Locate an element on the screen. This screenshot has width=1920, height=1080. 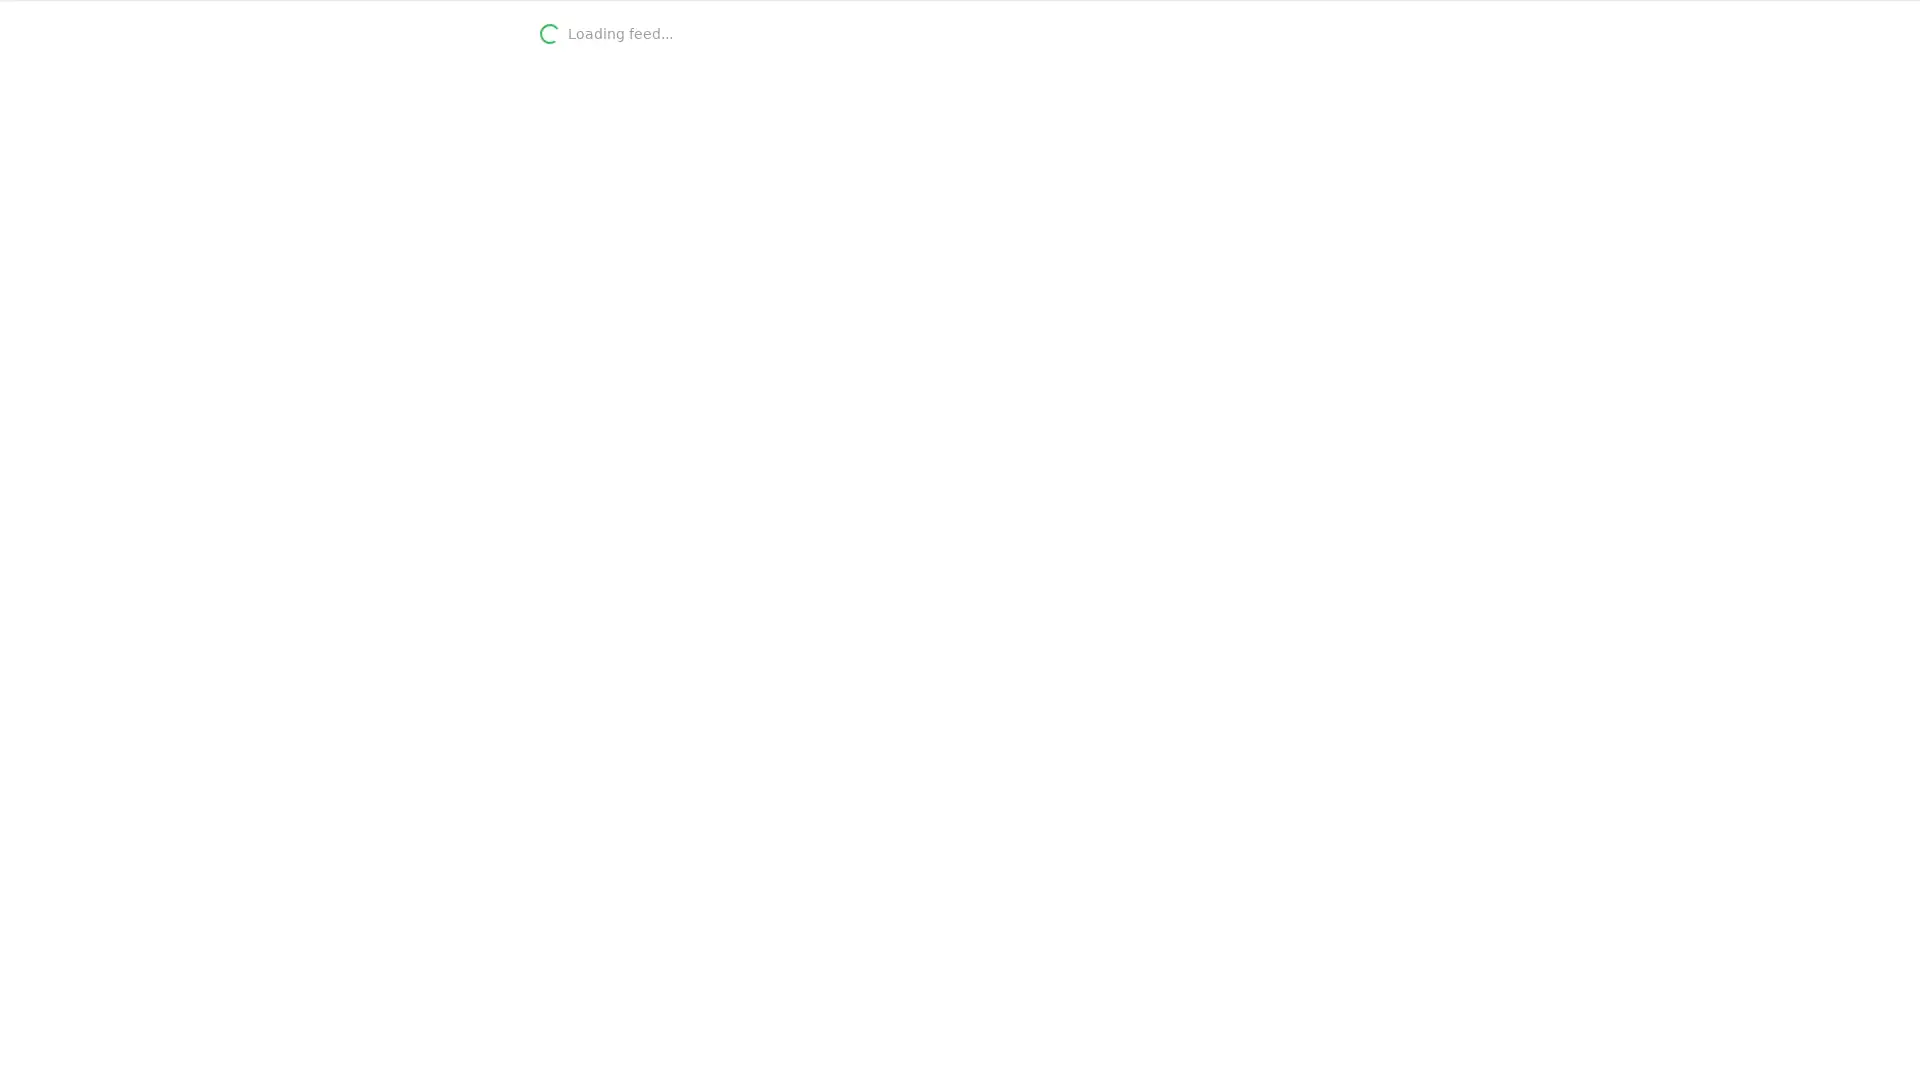
Refresh is located at coordinates (1358, 67).